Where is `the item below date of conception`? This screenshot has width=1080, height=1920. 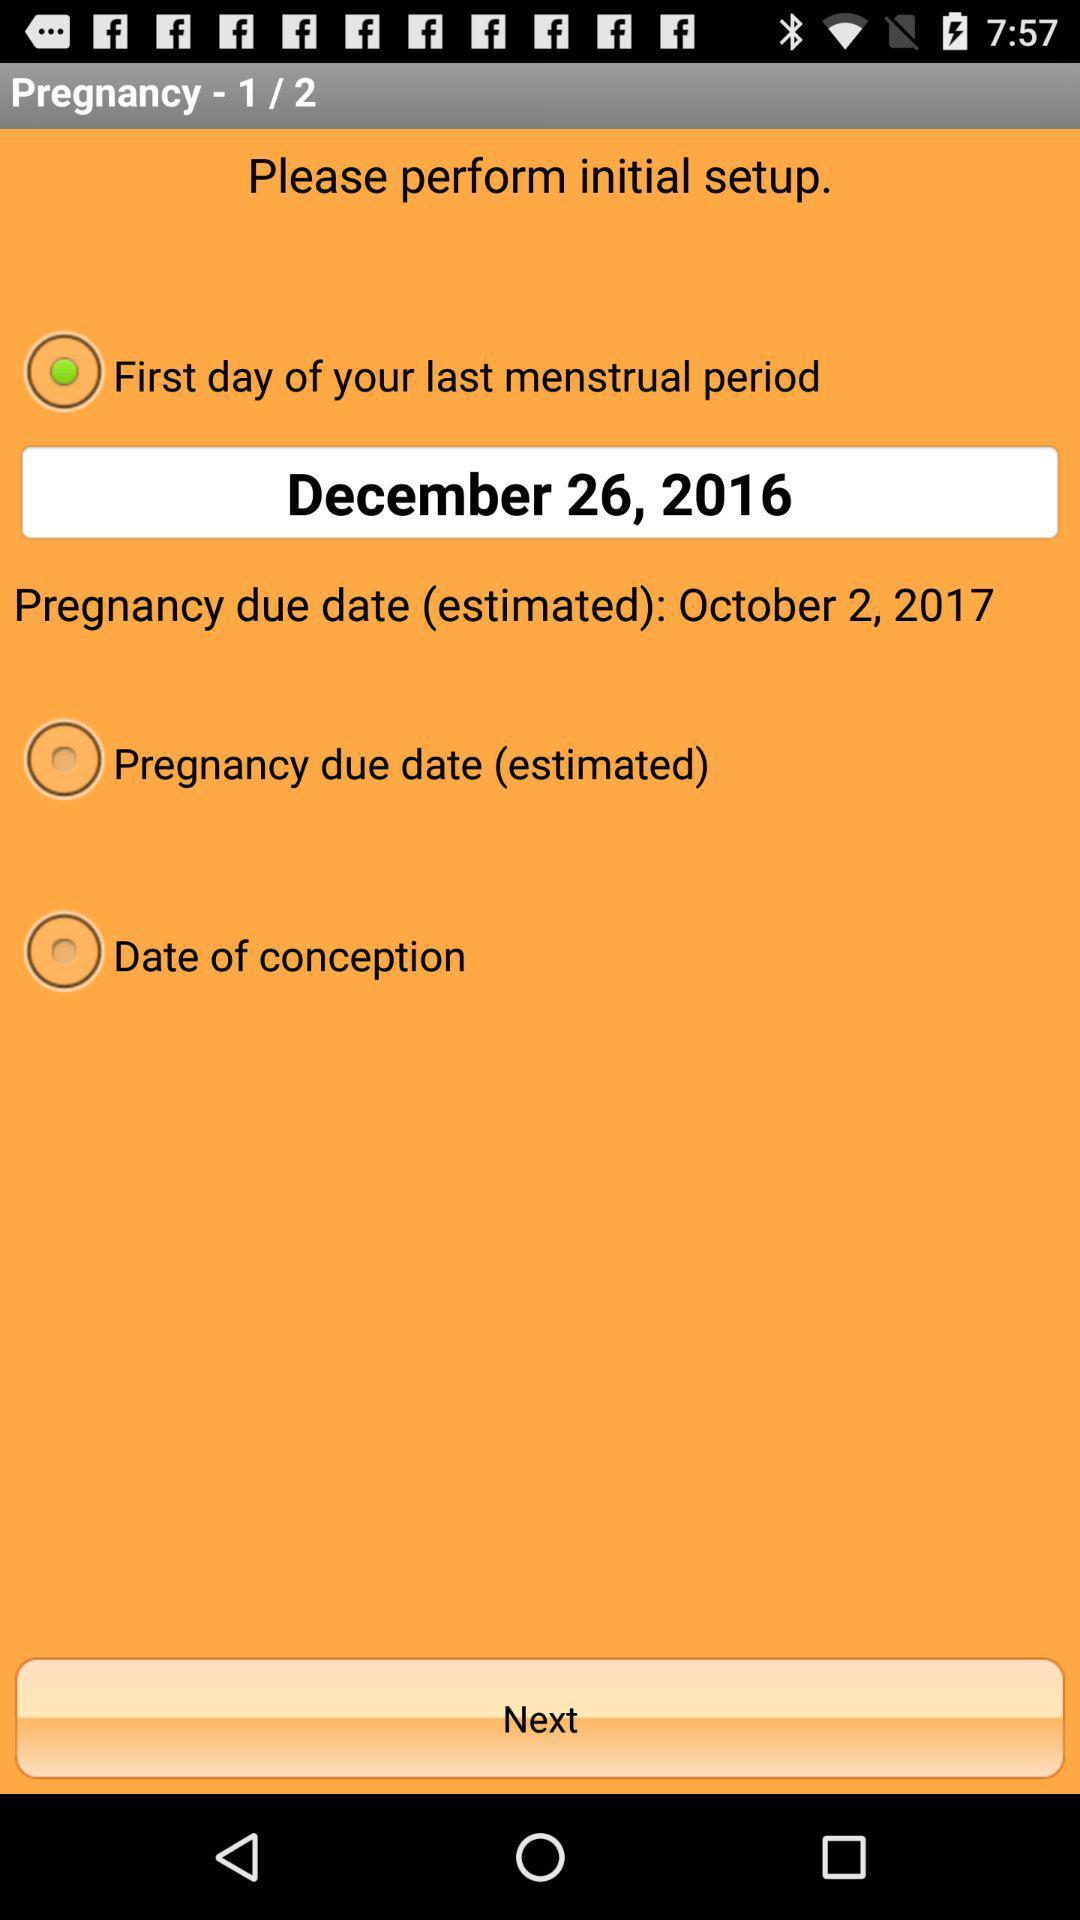 the item below date of conception is located at coordinates (540, 1717).